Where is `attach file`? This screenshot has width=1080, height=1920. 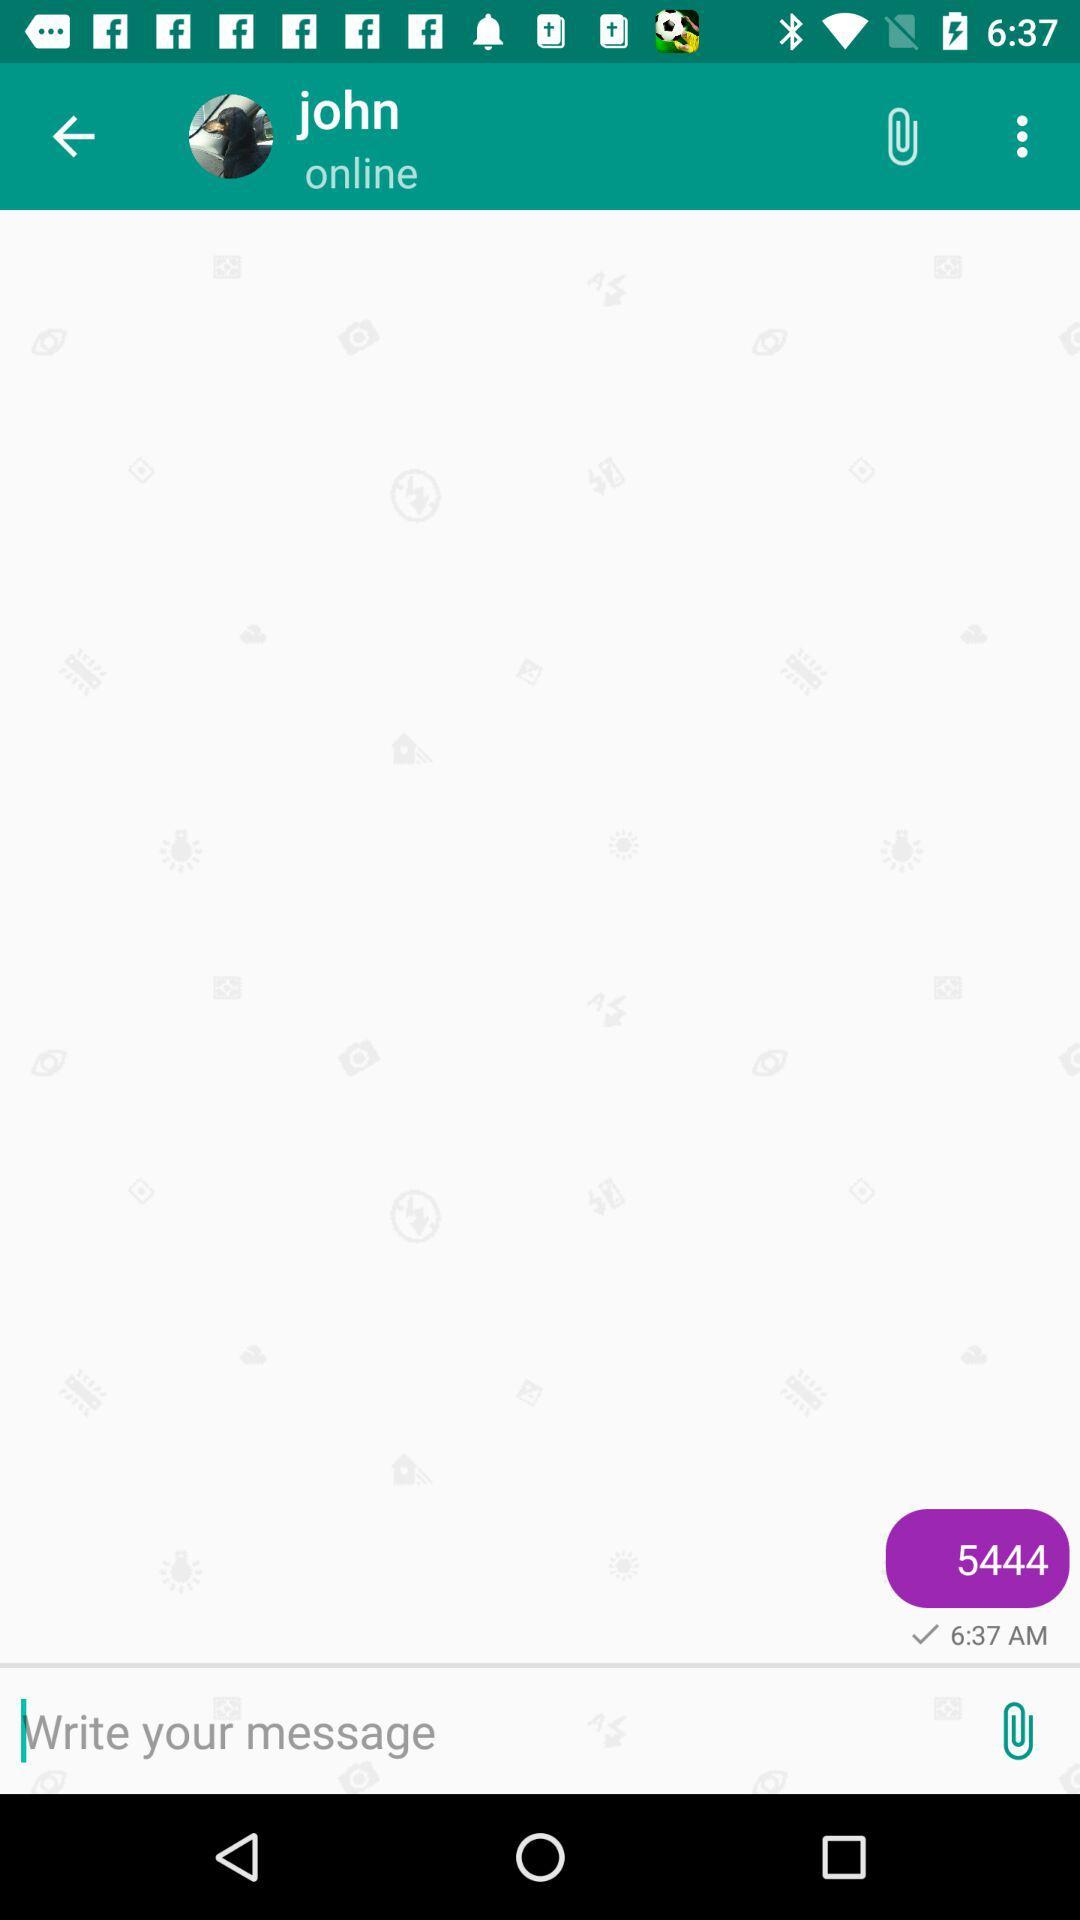 attach file is located at coordinates (1017, 1730).